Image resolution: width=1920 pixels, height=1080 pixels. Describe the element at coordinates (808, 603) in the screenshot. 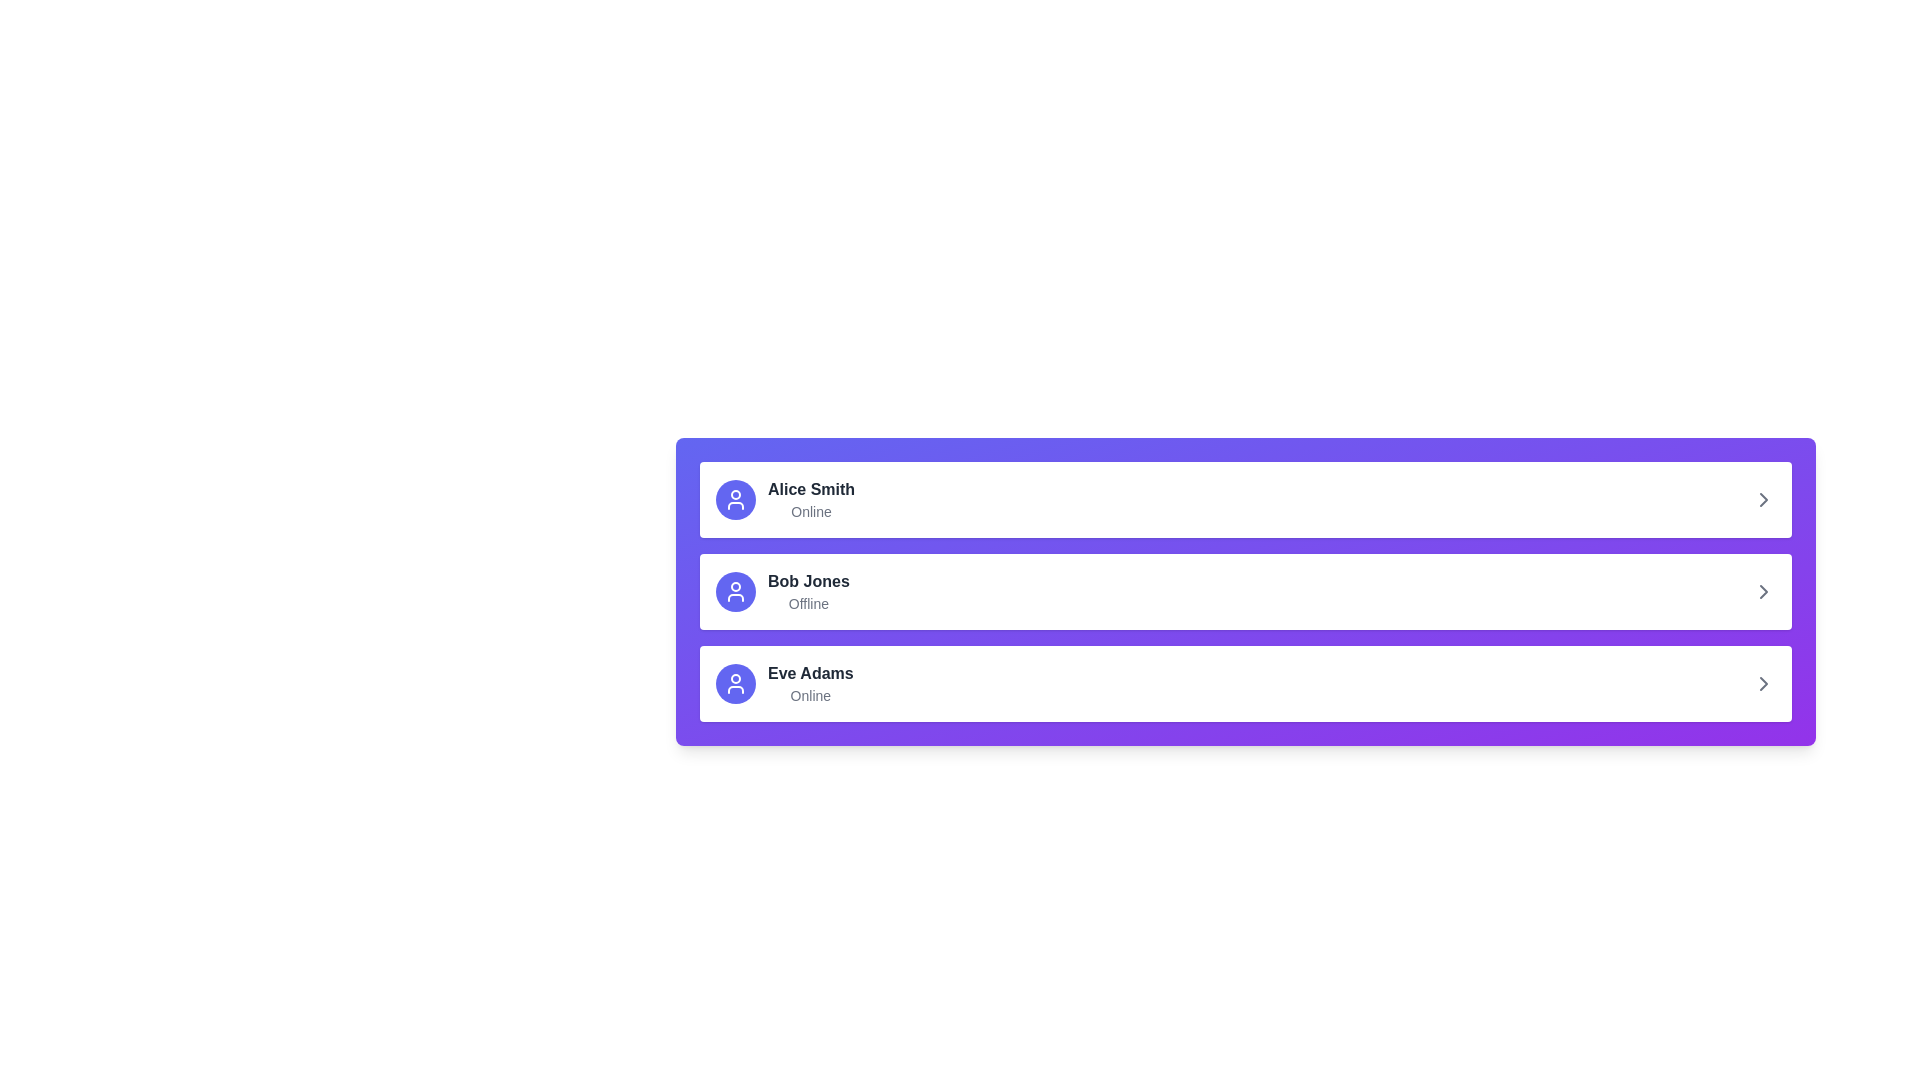

I see `the Text Label displaying 'Offline', which is located below 'Bob Jones' in the second list item of the panel` at that location.